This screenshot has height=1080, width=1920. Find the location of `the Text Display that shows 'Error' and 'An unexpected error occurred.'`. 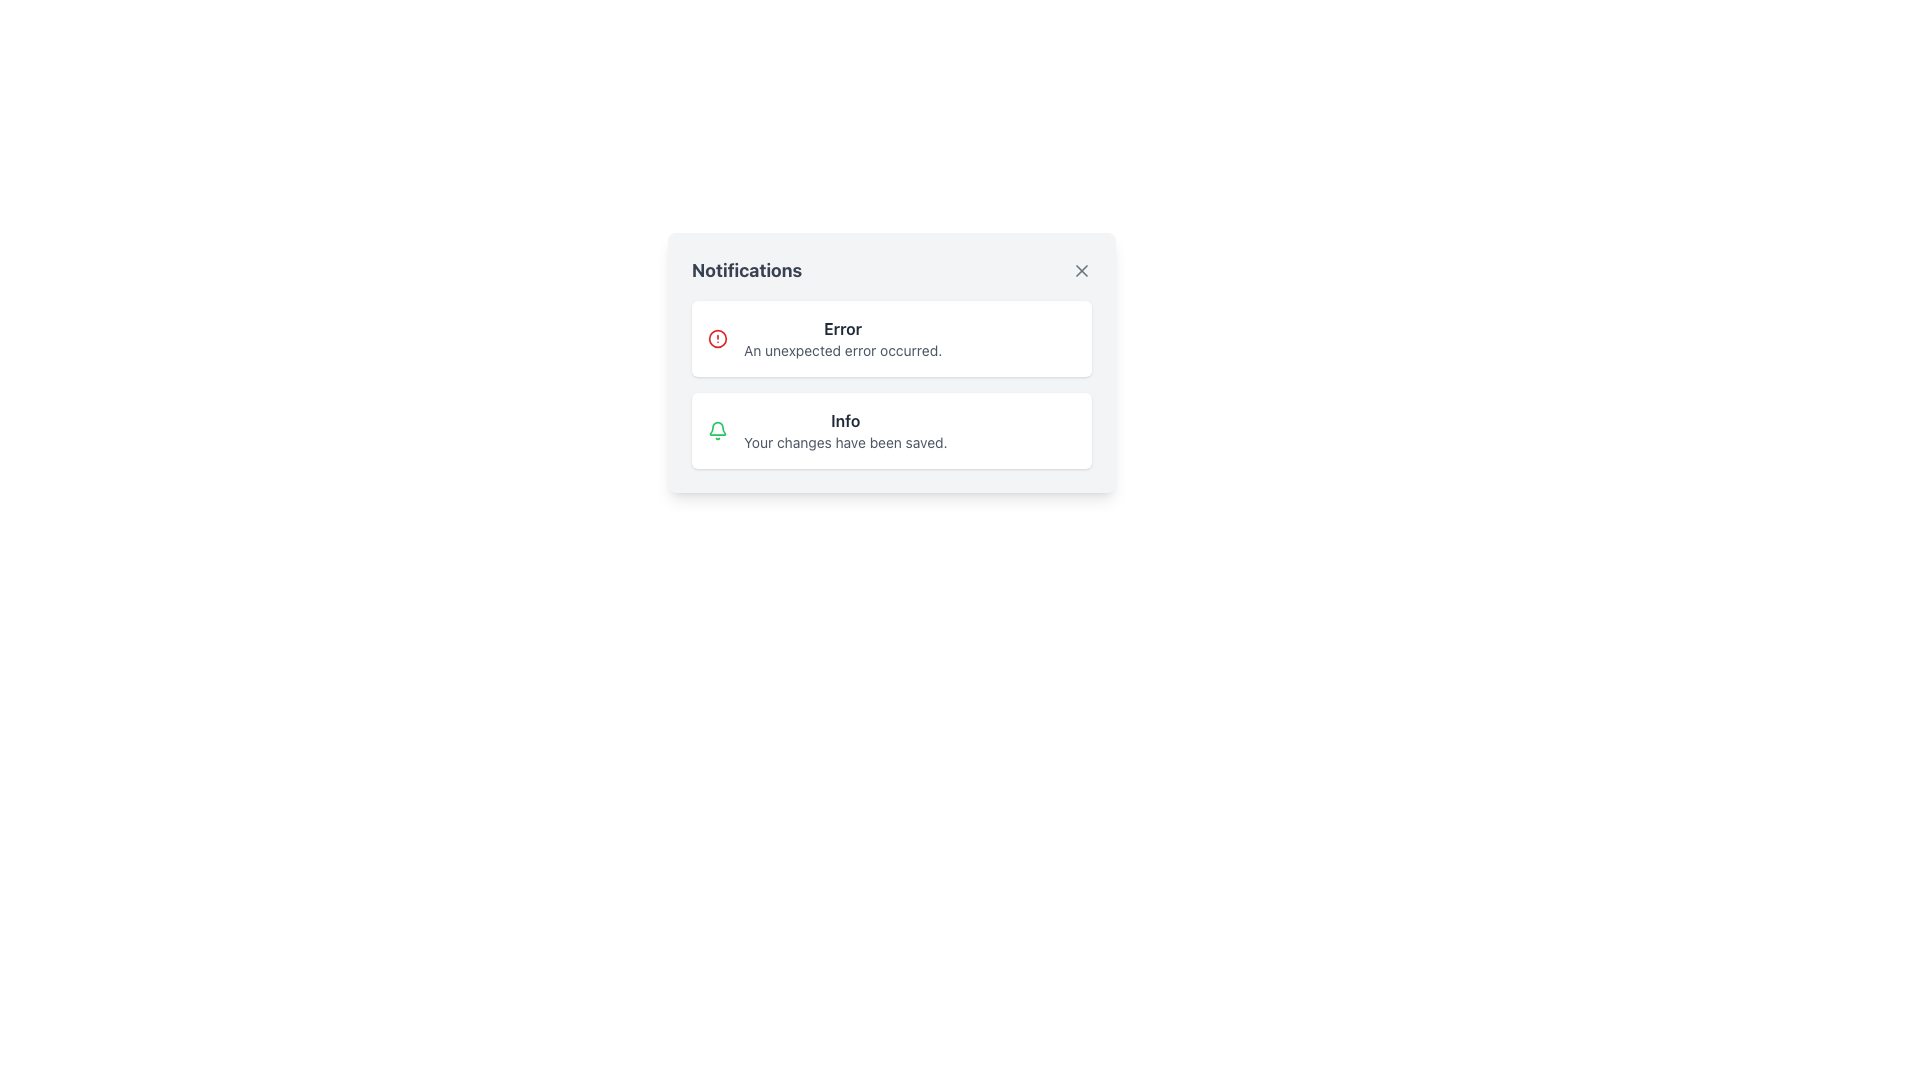

the Text Display that shows 'Error' and 'An unexpected error occurred.' is located at coordinates (843, 338).